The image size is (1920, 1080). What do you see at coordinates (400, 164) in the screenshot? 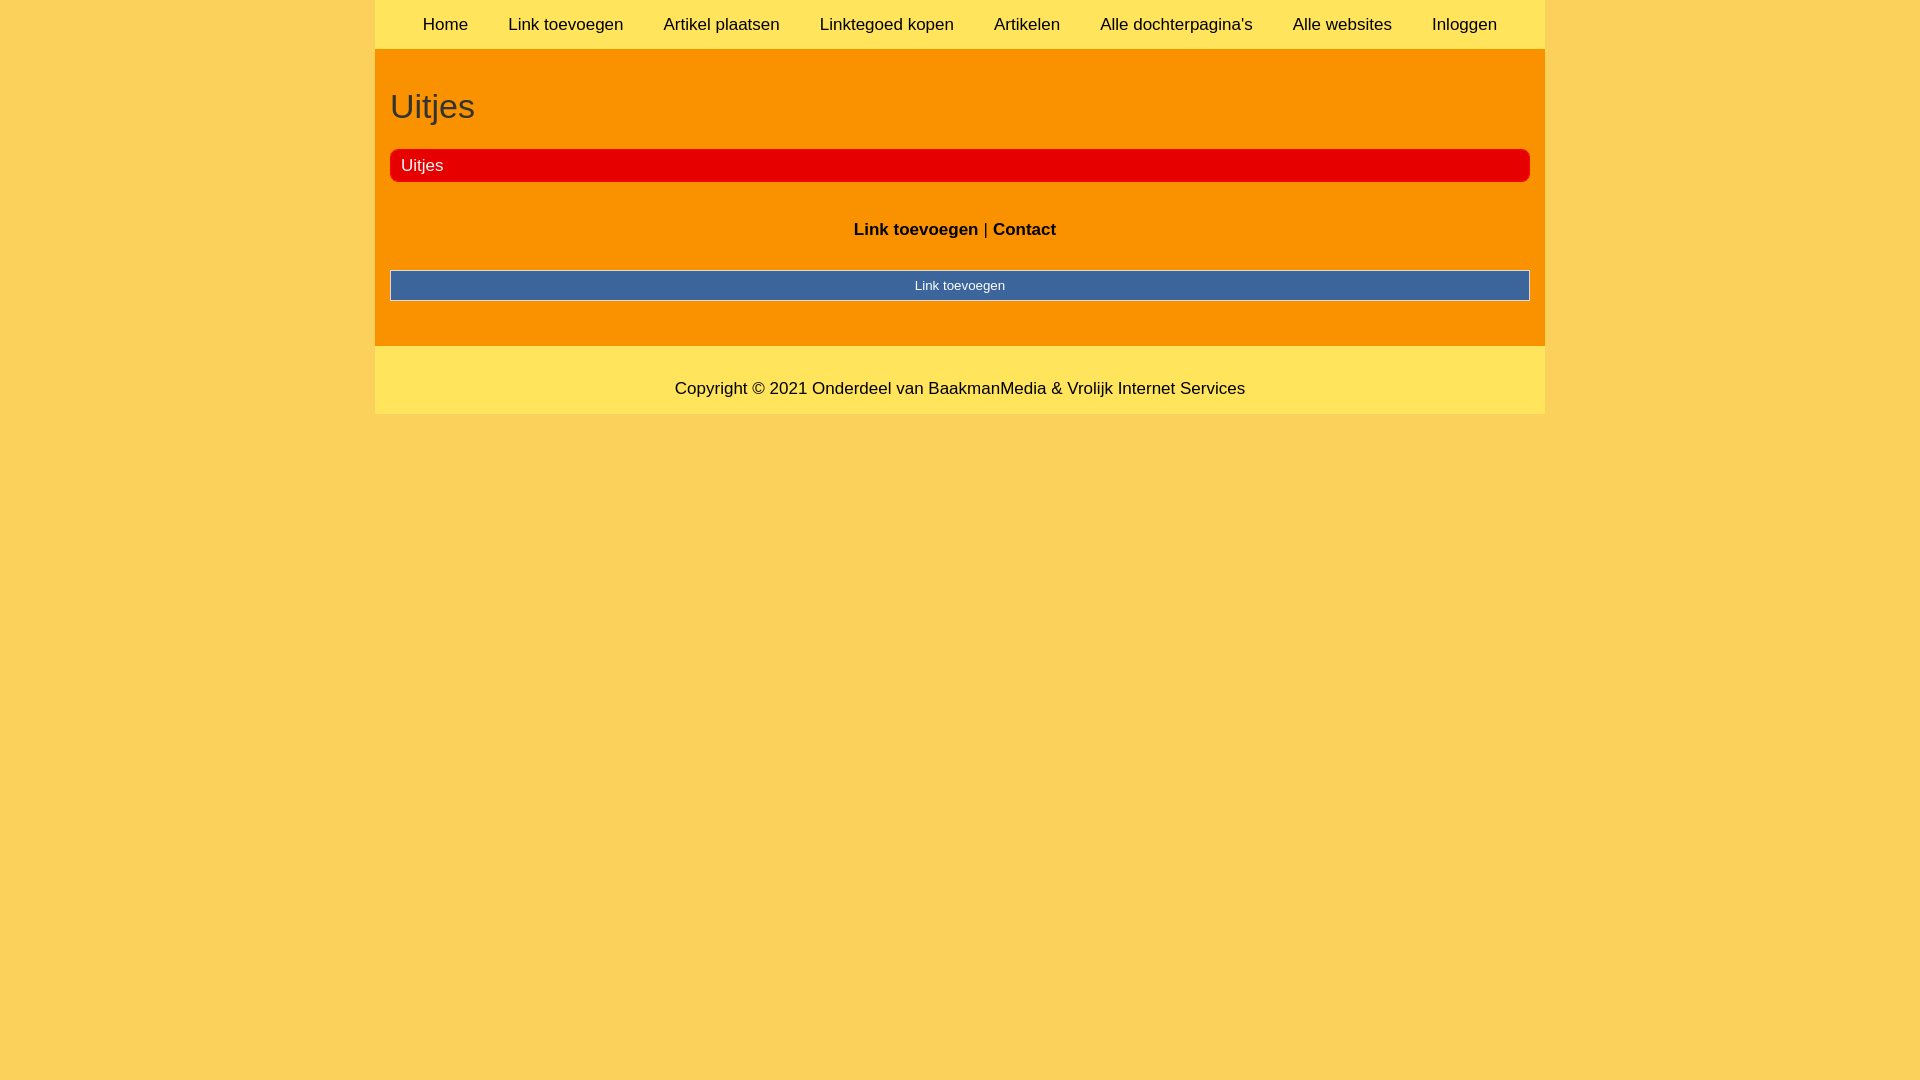
I see `'Uitjes'` at bounding box center [400, 164].